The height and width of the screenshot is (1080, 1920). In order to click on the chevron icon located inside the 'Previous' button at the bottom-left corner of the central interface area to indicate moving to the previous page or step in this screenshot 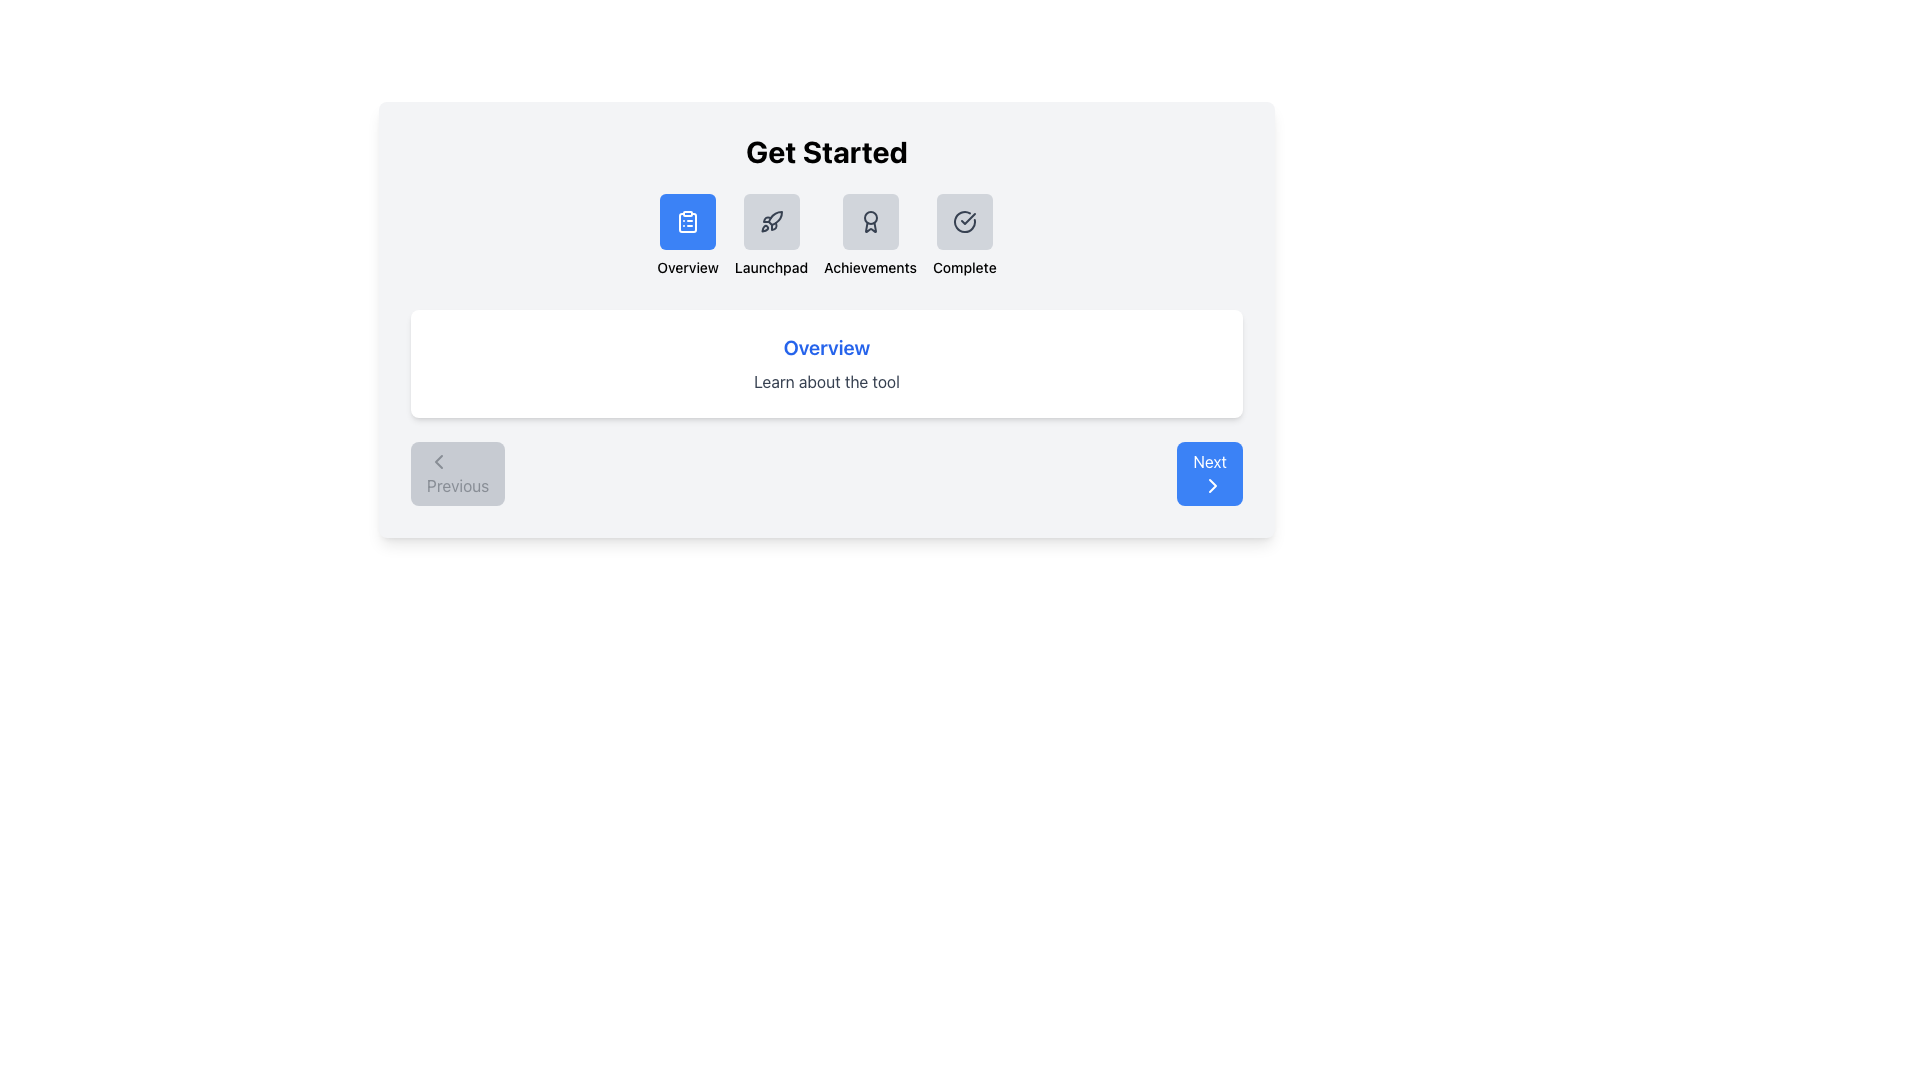, I will do `click(437, 462)`.